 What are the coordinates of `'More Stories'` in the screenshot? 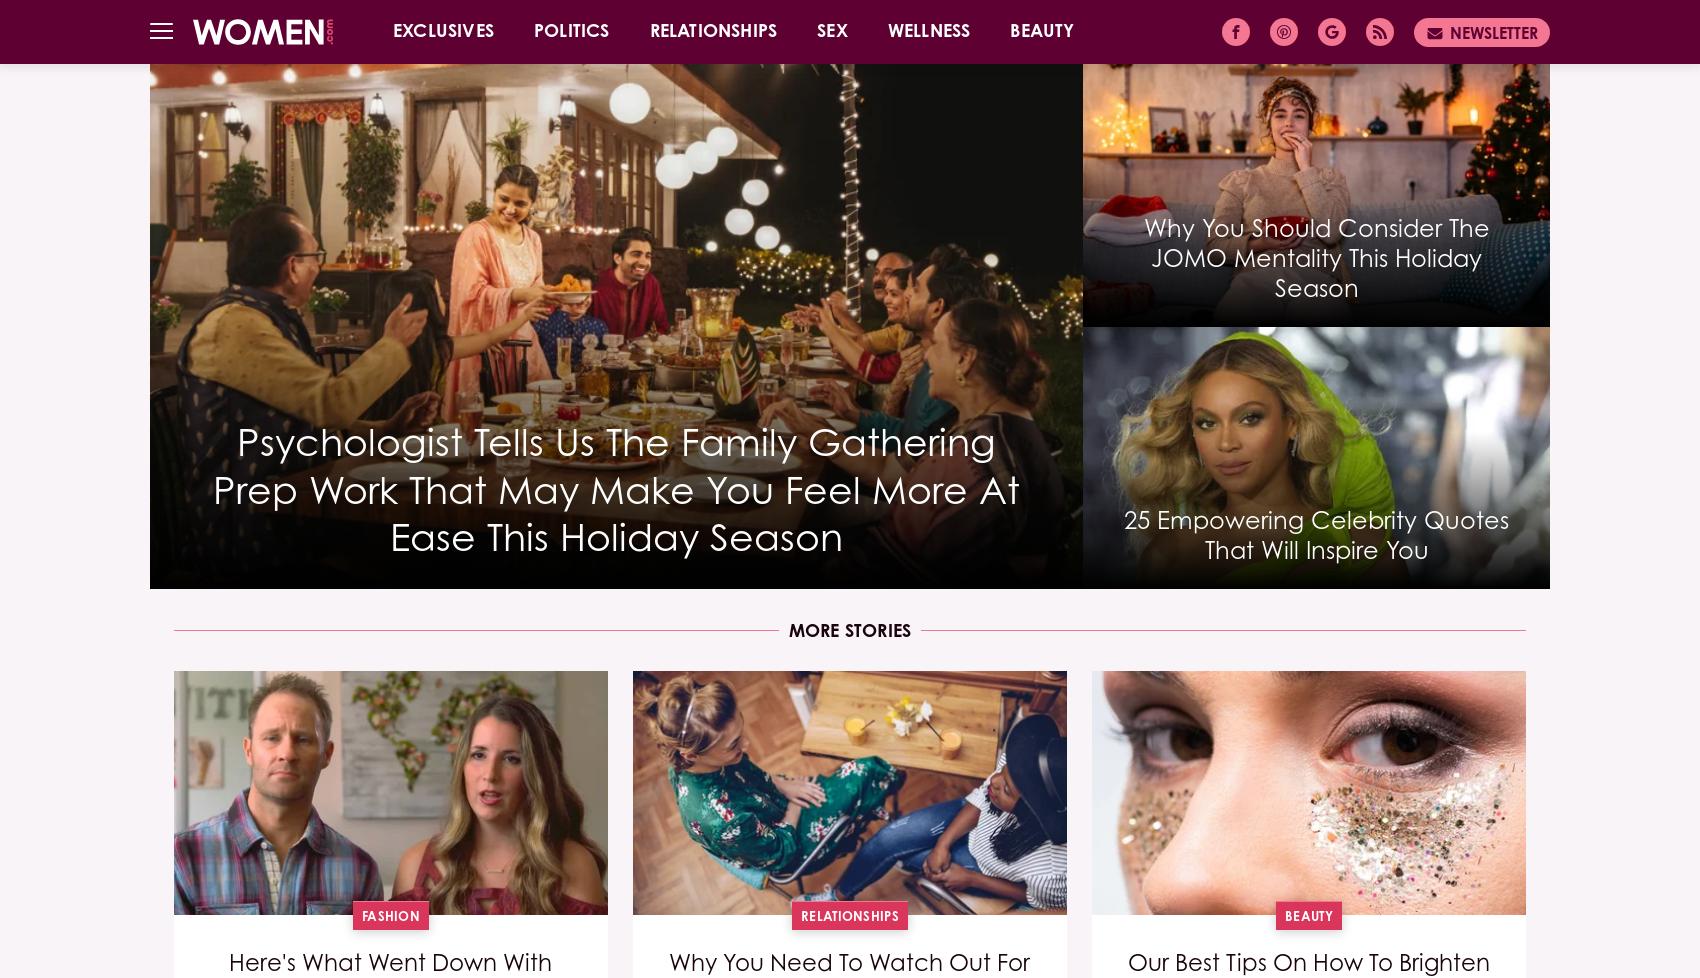 It's located at (848, 630).